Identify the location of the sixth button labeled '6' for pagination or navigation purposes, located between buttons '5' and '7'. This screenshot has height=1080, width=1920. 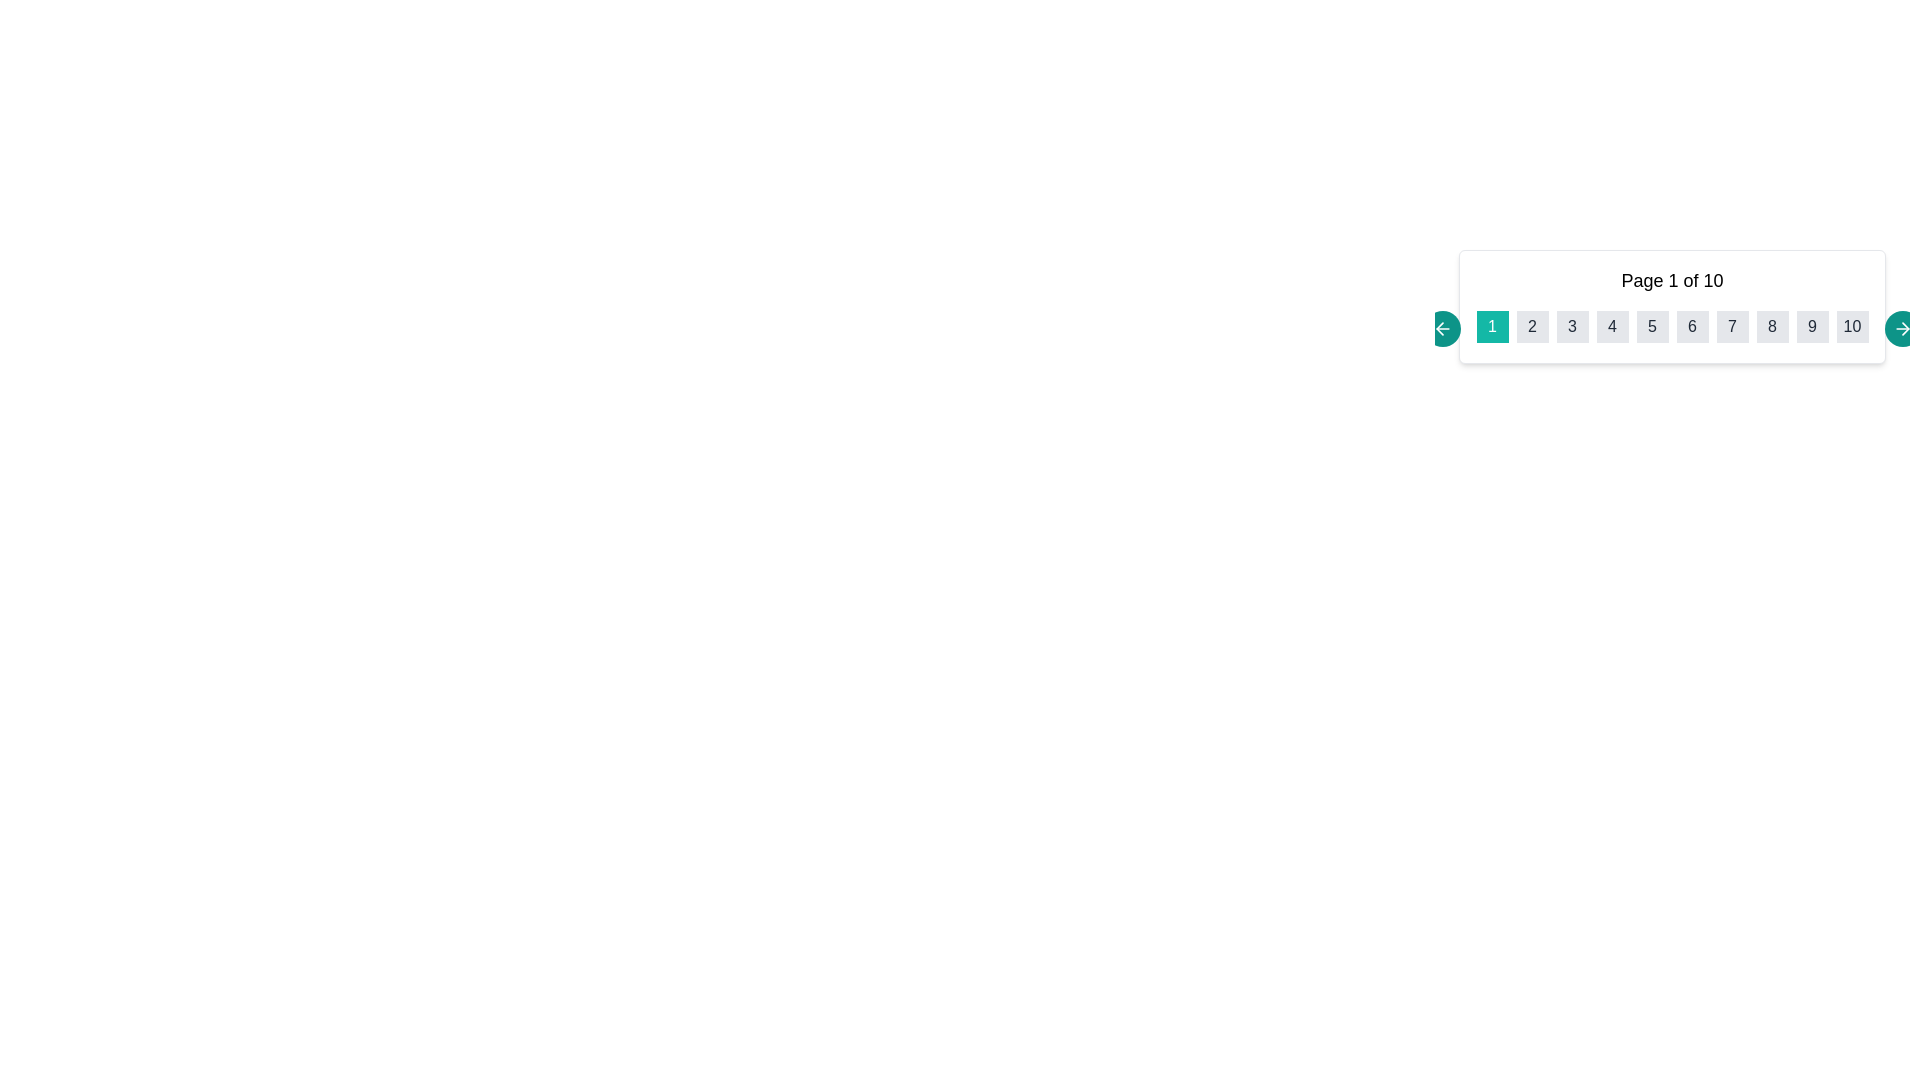
(1691, 326).